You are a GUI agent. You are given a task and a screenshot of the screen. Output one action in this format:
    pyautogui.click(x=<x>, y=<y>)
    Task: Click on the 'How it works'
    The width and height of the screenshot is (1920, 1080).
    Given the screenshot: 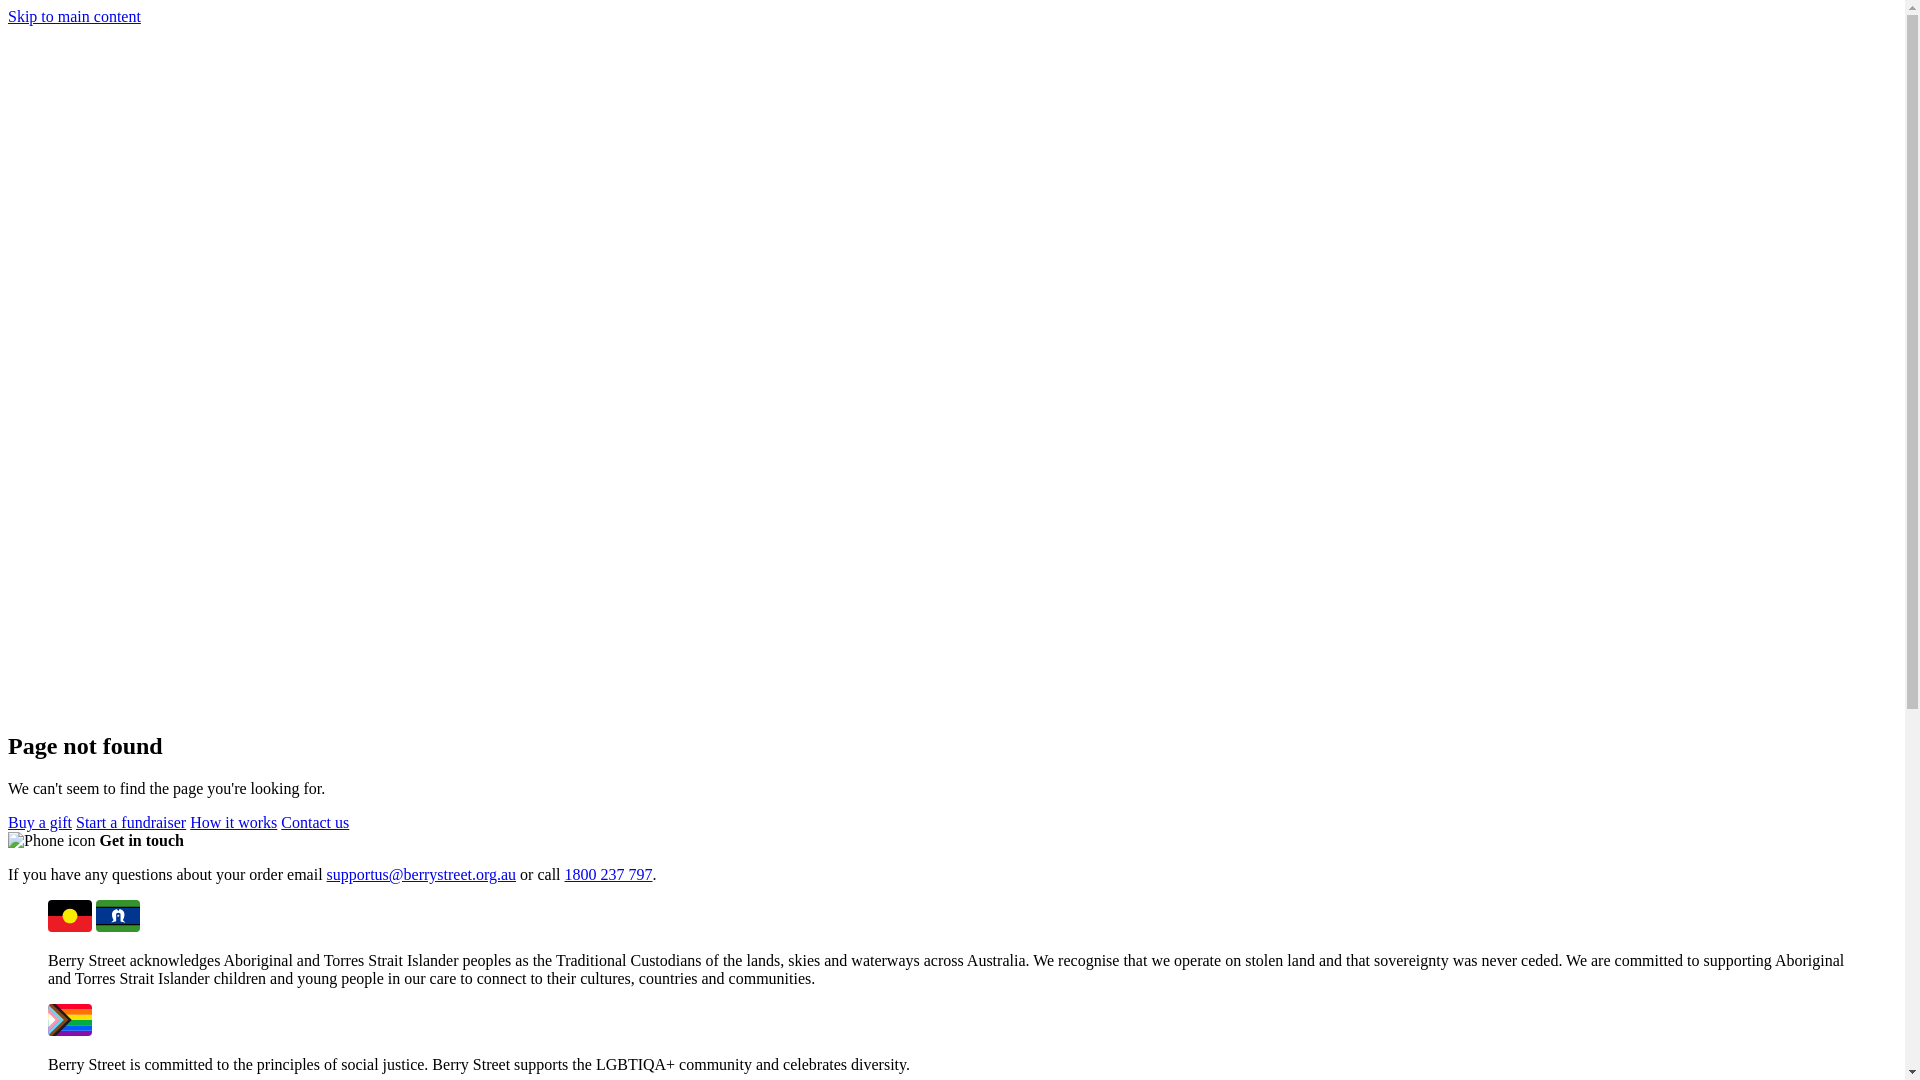 What is the action you would take?
    pyautogui.click(x=233, y=822)
    